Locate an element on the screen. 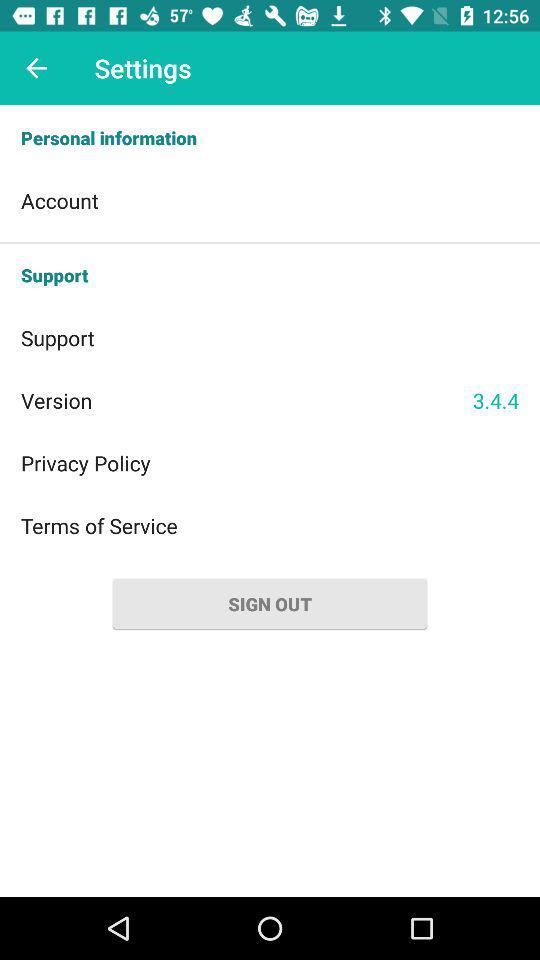 The height and width of the screenshot is (960, 540). the icon below terms of service icon is located at coordinates (270, 603).